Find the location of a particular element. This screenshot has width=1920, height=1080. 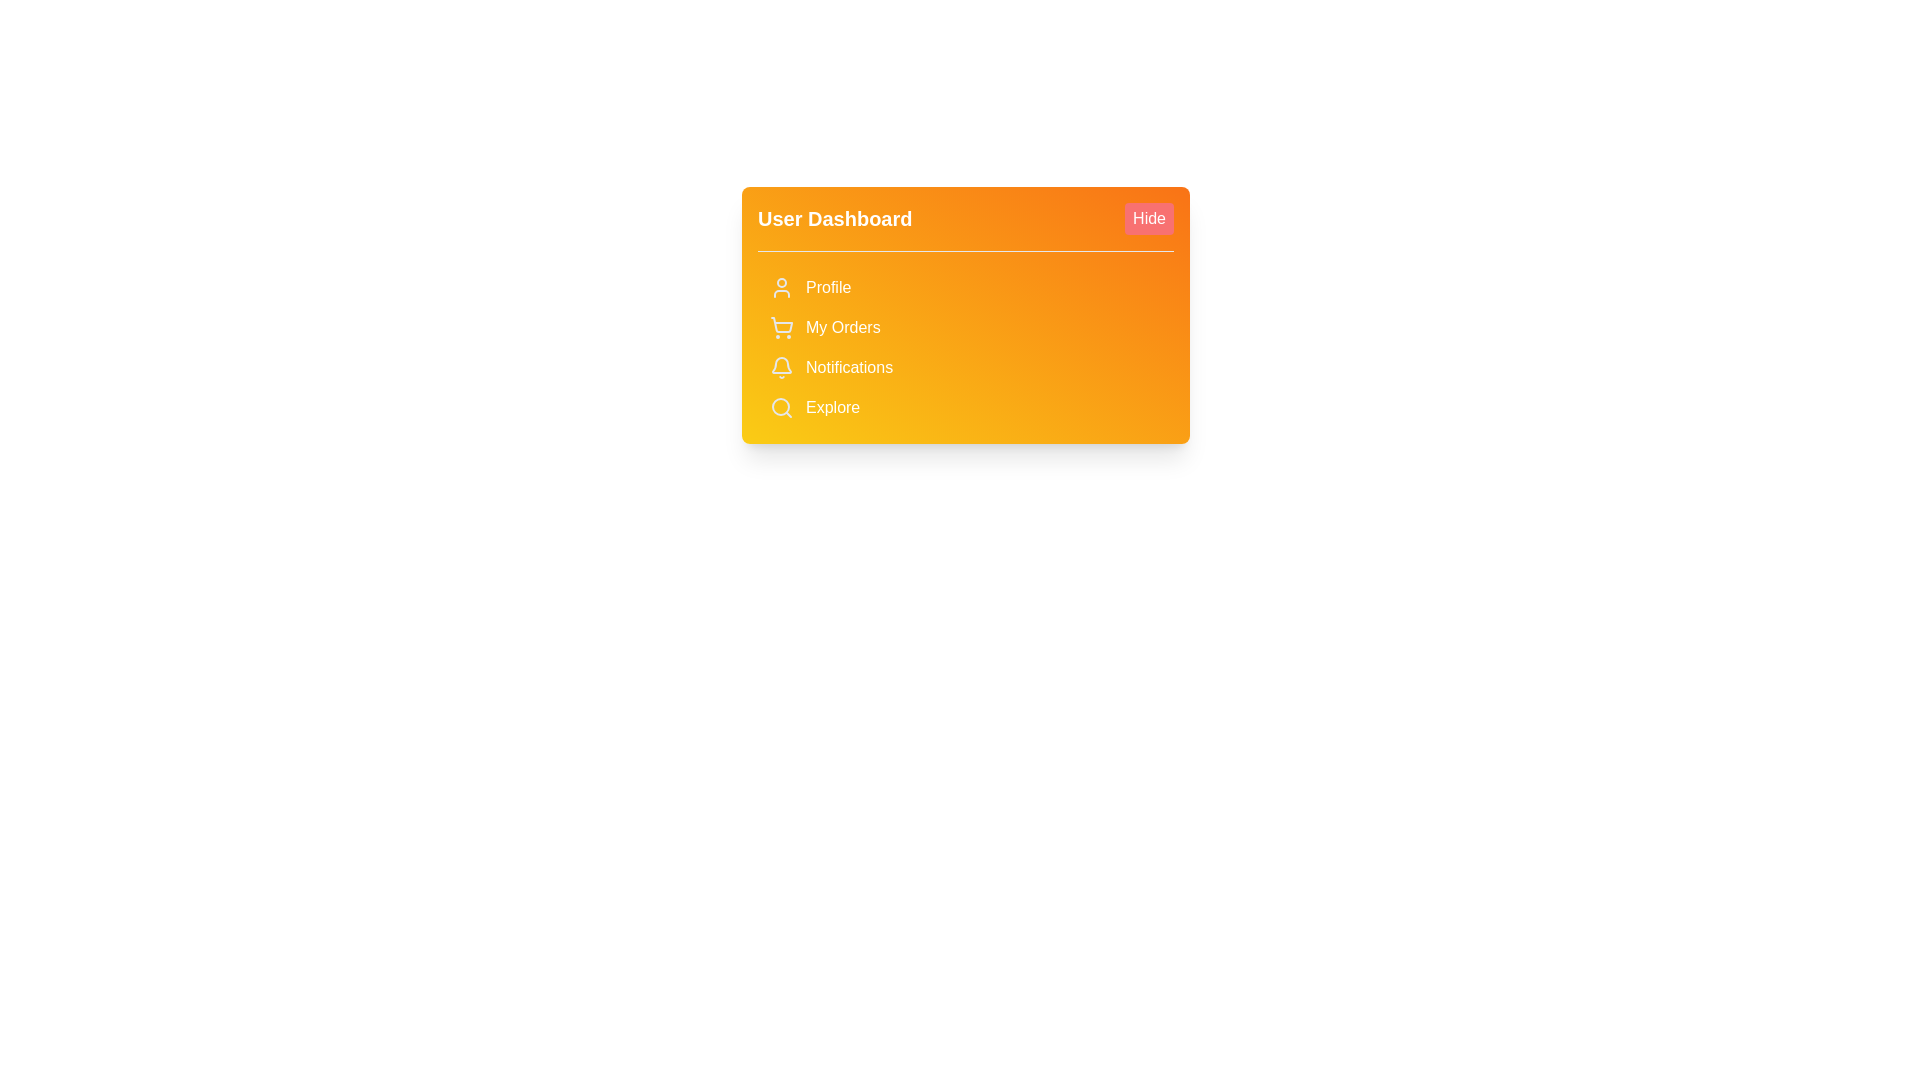

the 'Notifications' button to access the Notifications section is located at coordinates (965, 367).